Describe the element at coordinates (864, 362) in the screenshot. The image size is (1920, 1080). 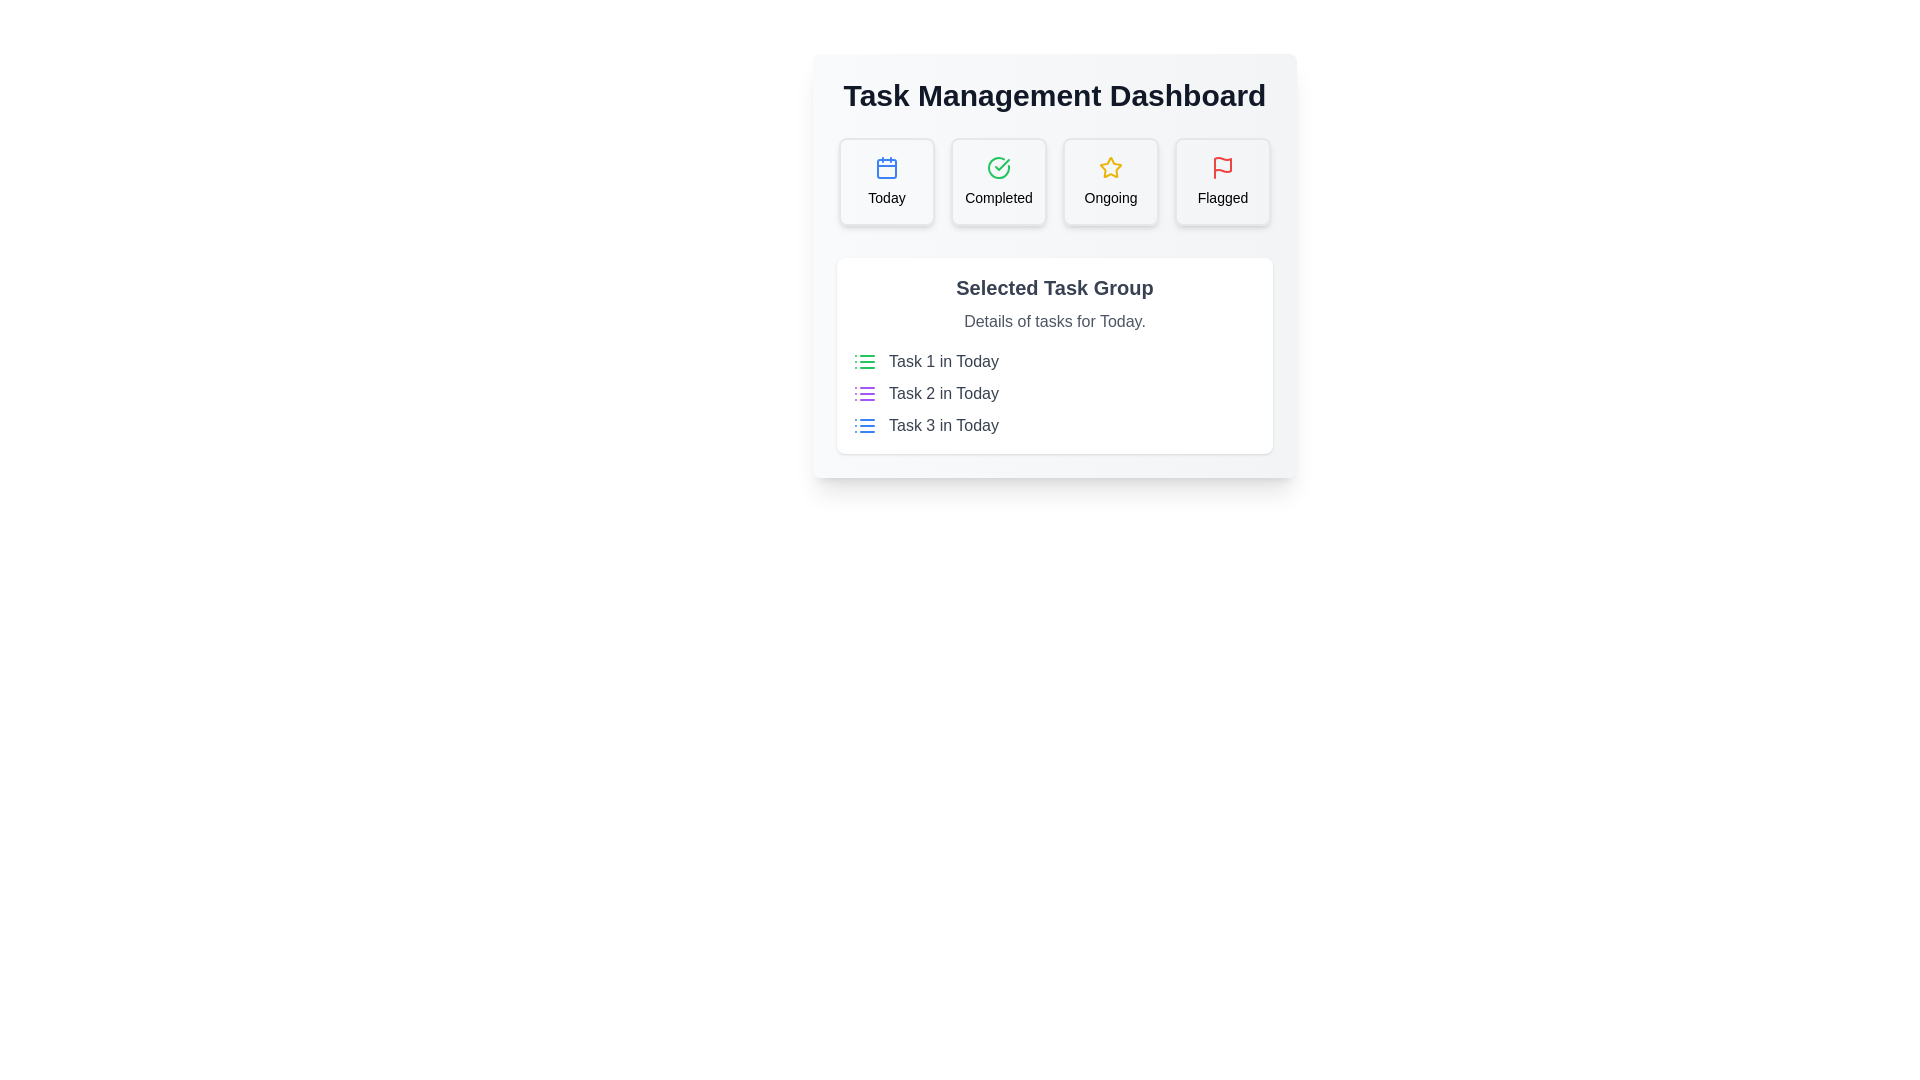
I see `the green list icon located to the left of the text 'Task 1 in Today' in the task listing interface` at that location.